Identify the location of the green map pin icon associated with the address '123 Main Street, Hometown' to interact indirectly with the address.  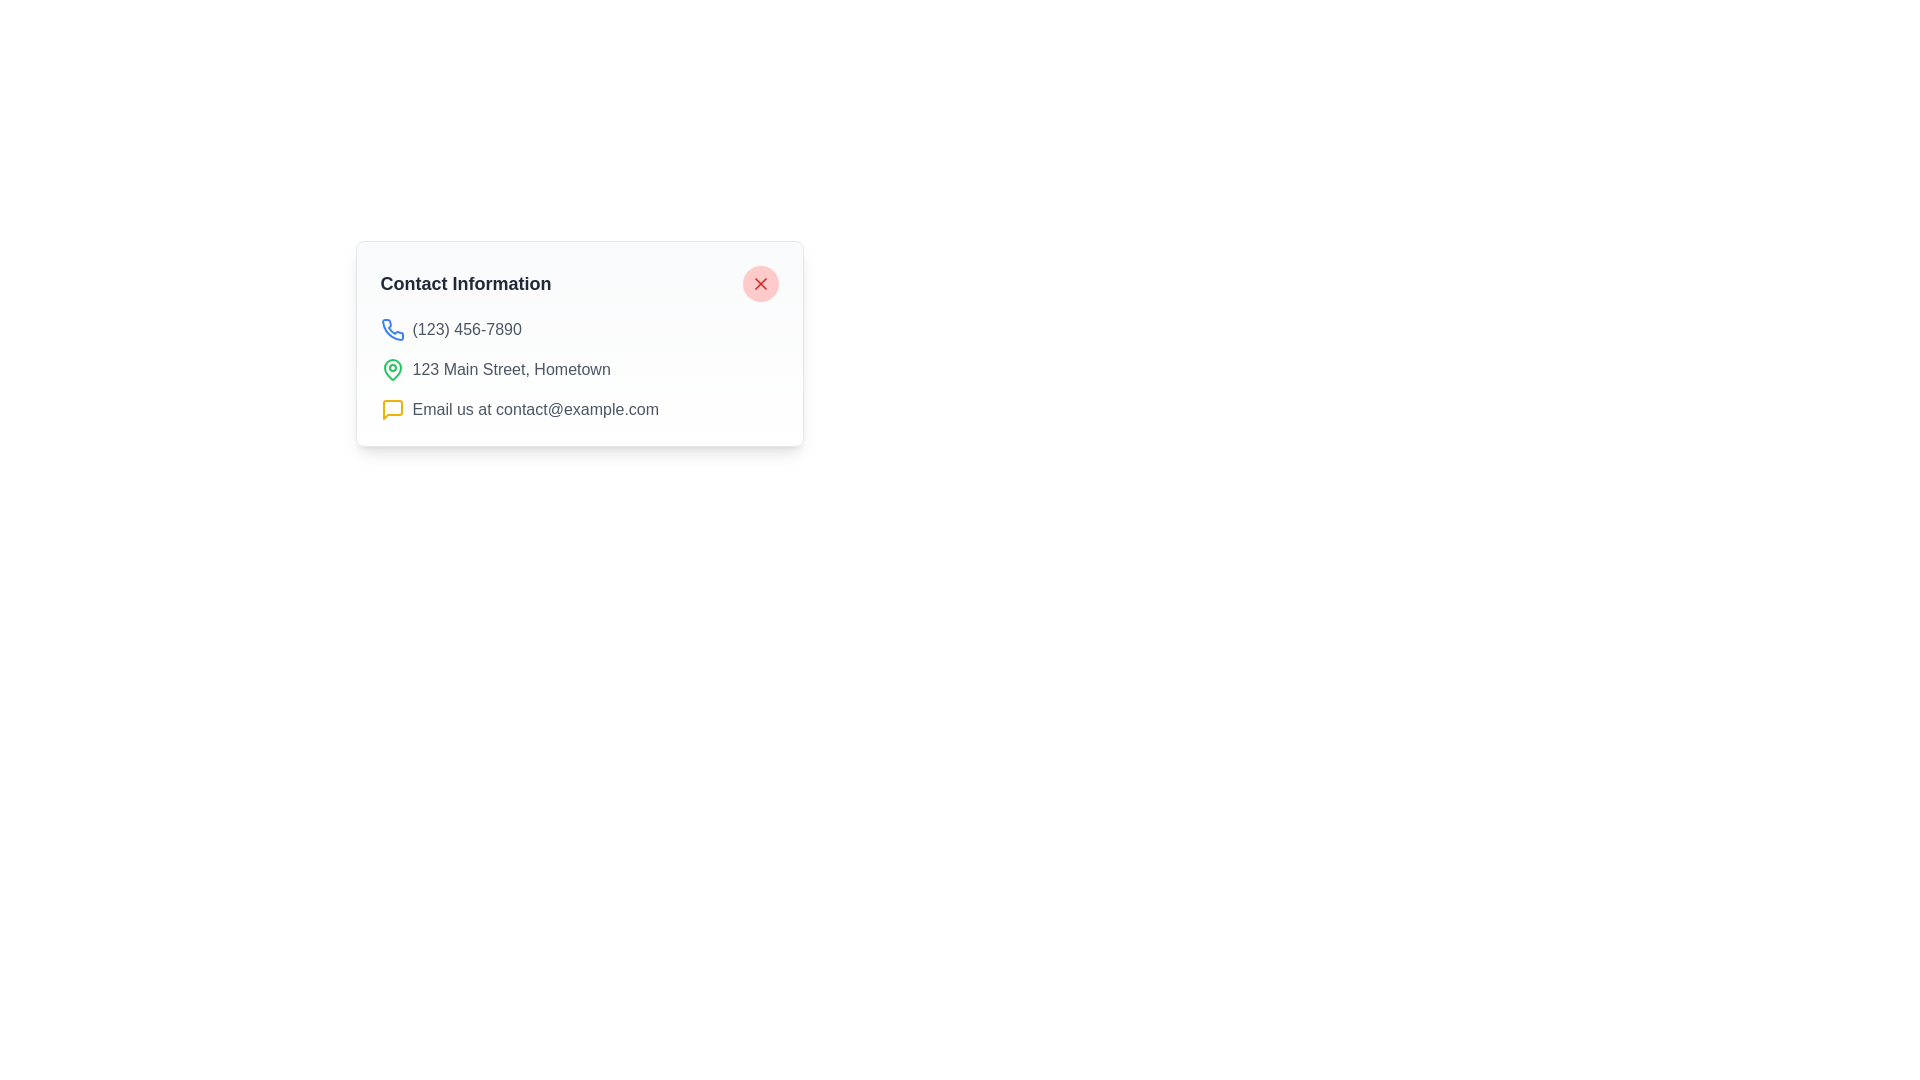
(392, 370).